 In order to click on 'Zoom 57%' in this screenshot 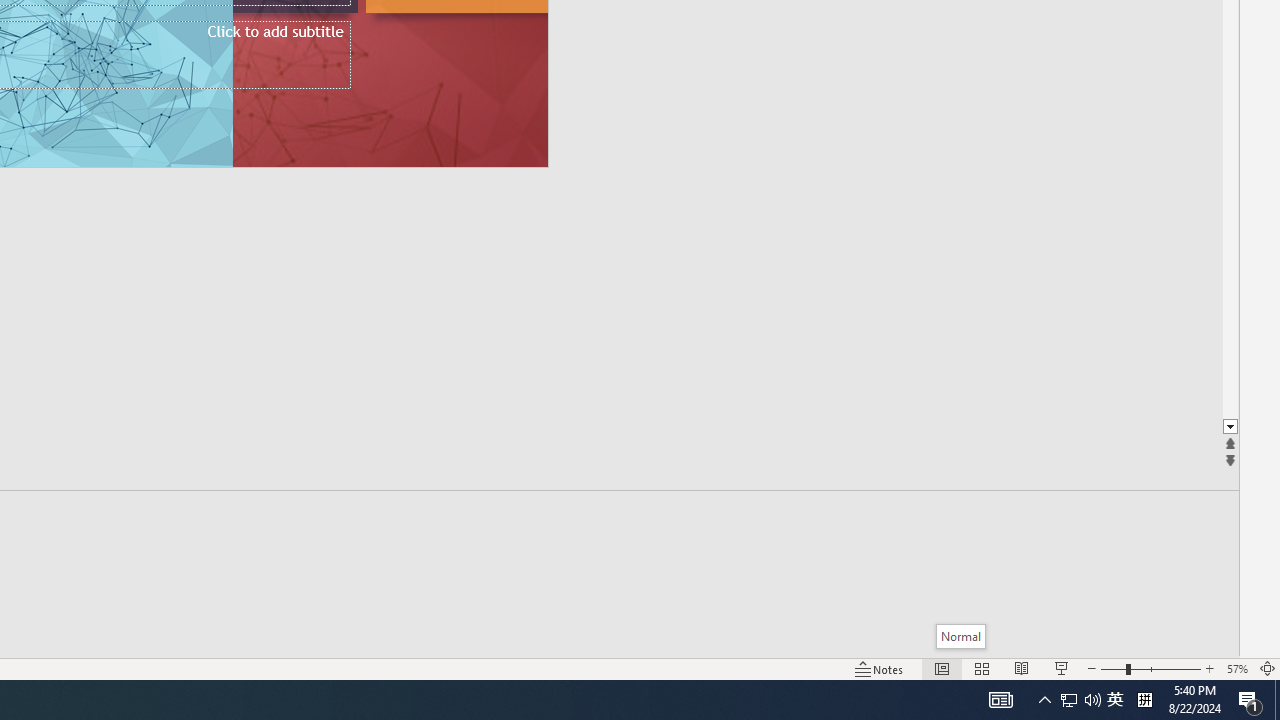, I will do `click(1236, 669)`.